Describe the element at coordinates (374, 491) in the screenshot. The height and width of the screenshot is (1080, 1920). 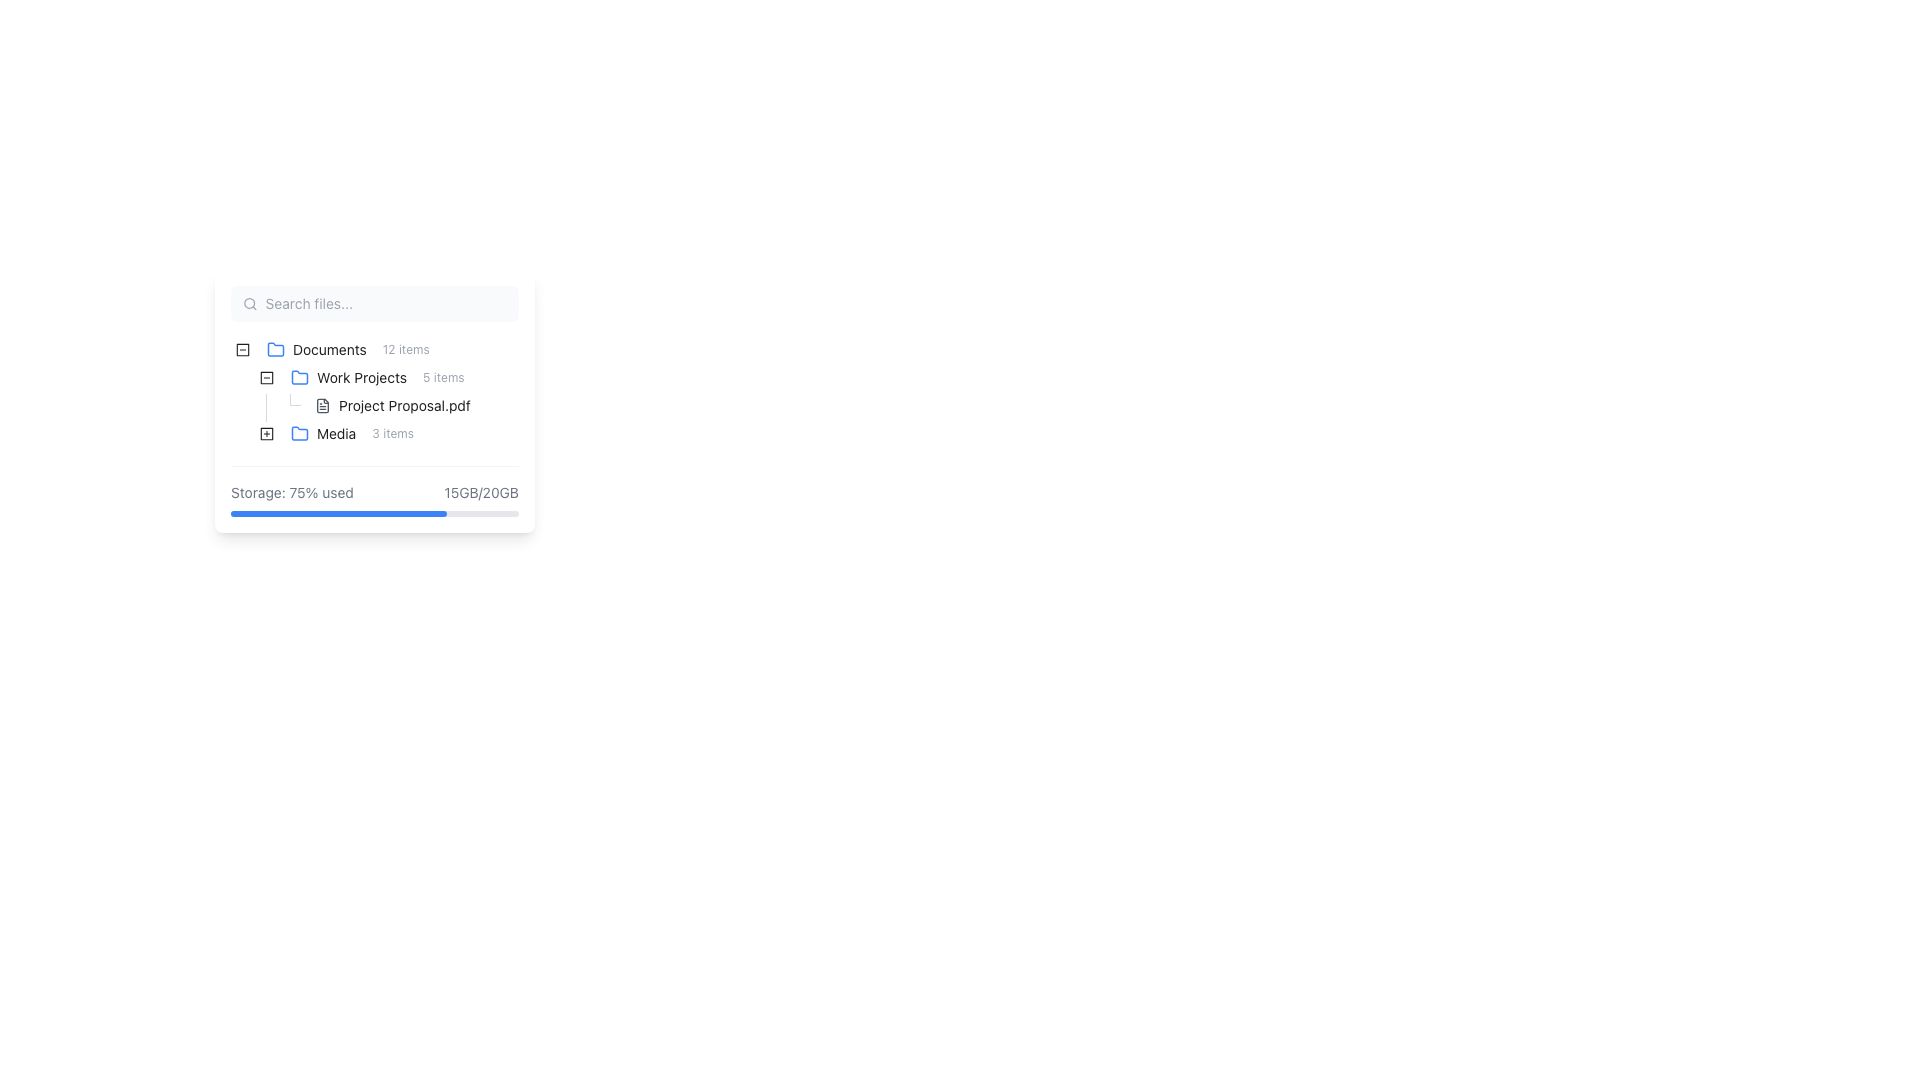
I see `the storage information by clicking on the progress bar that shows 'Storage: 75% used' and '15GB/20GB' at the bottom of the file browser interface` at that location.